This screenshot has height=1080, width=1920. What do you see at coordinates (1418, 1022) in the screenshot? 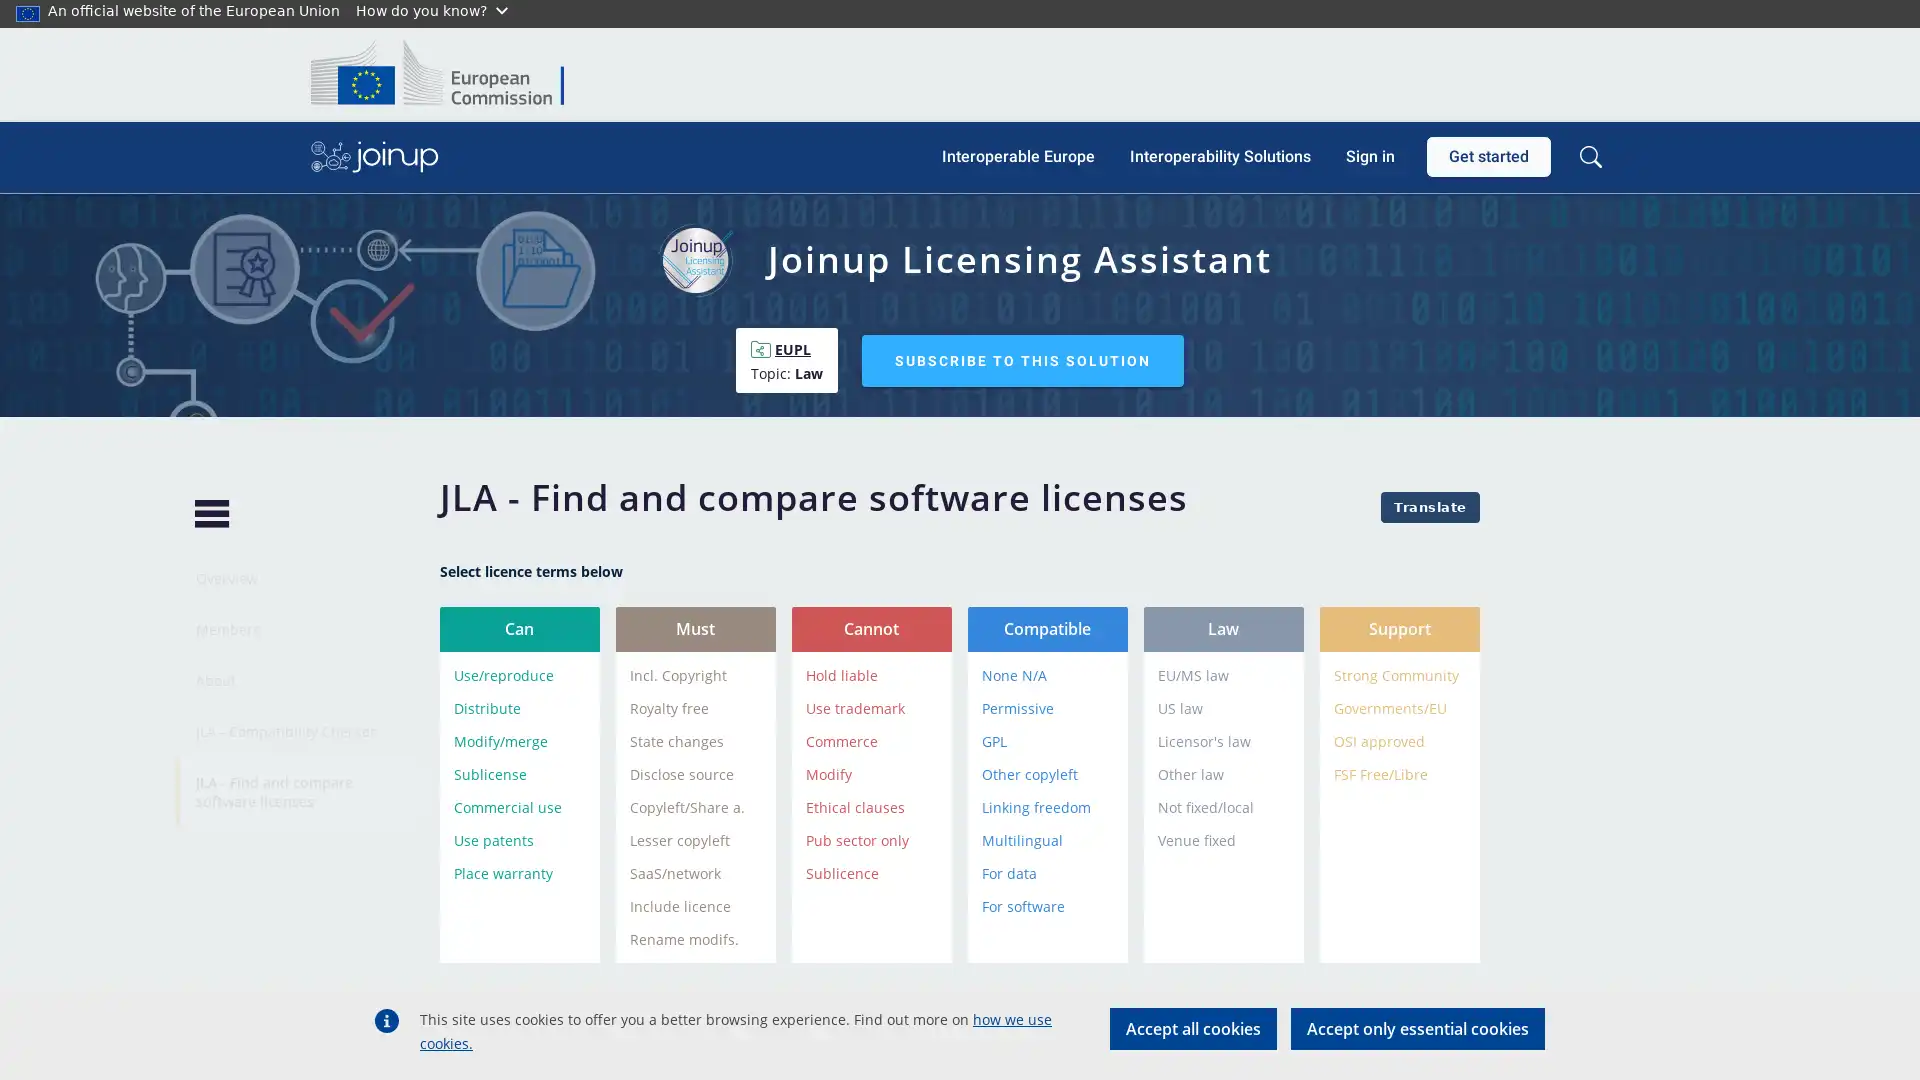
I see `RESET` at bounding box center [1418, 1022].